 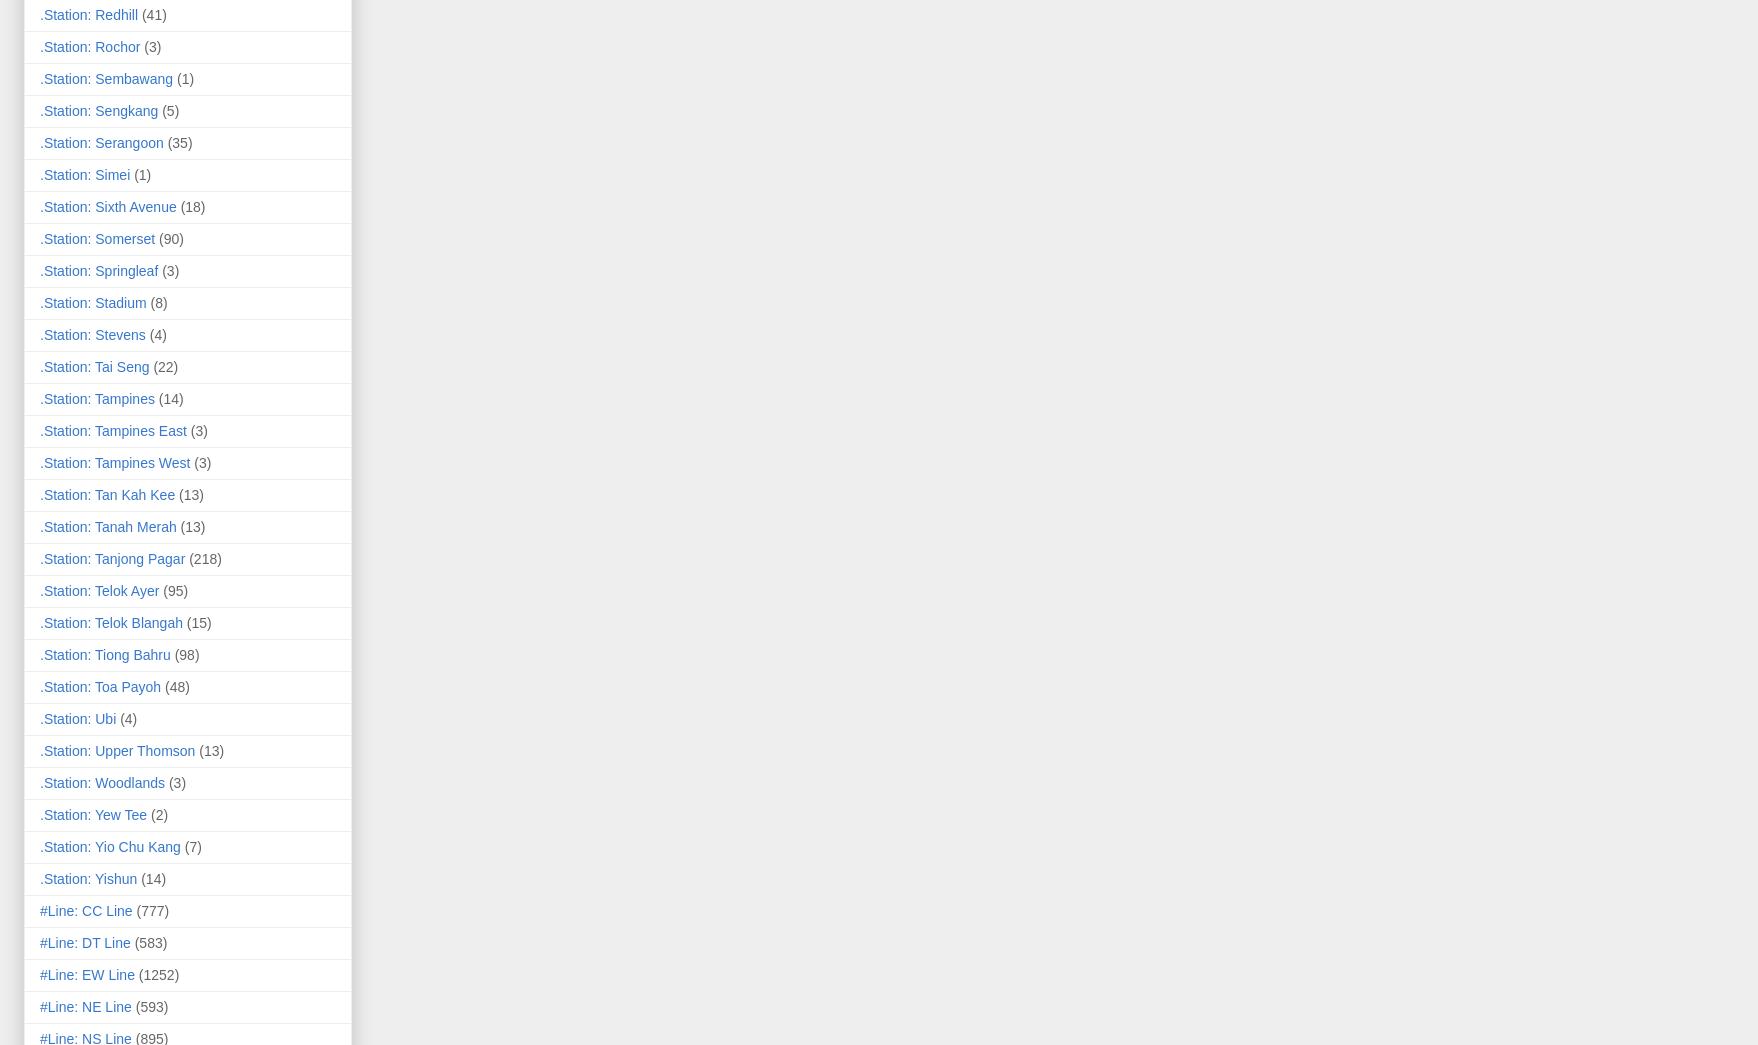 What do you see at coordinates (169, 110) in the screenshot?
I see `'(5)'` at bounding box center [169, 110].